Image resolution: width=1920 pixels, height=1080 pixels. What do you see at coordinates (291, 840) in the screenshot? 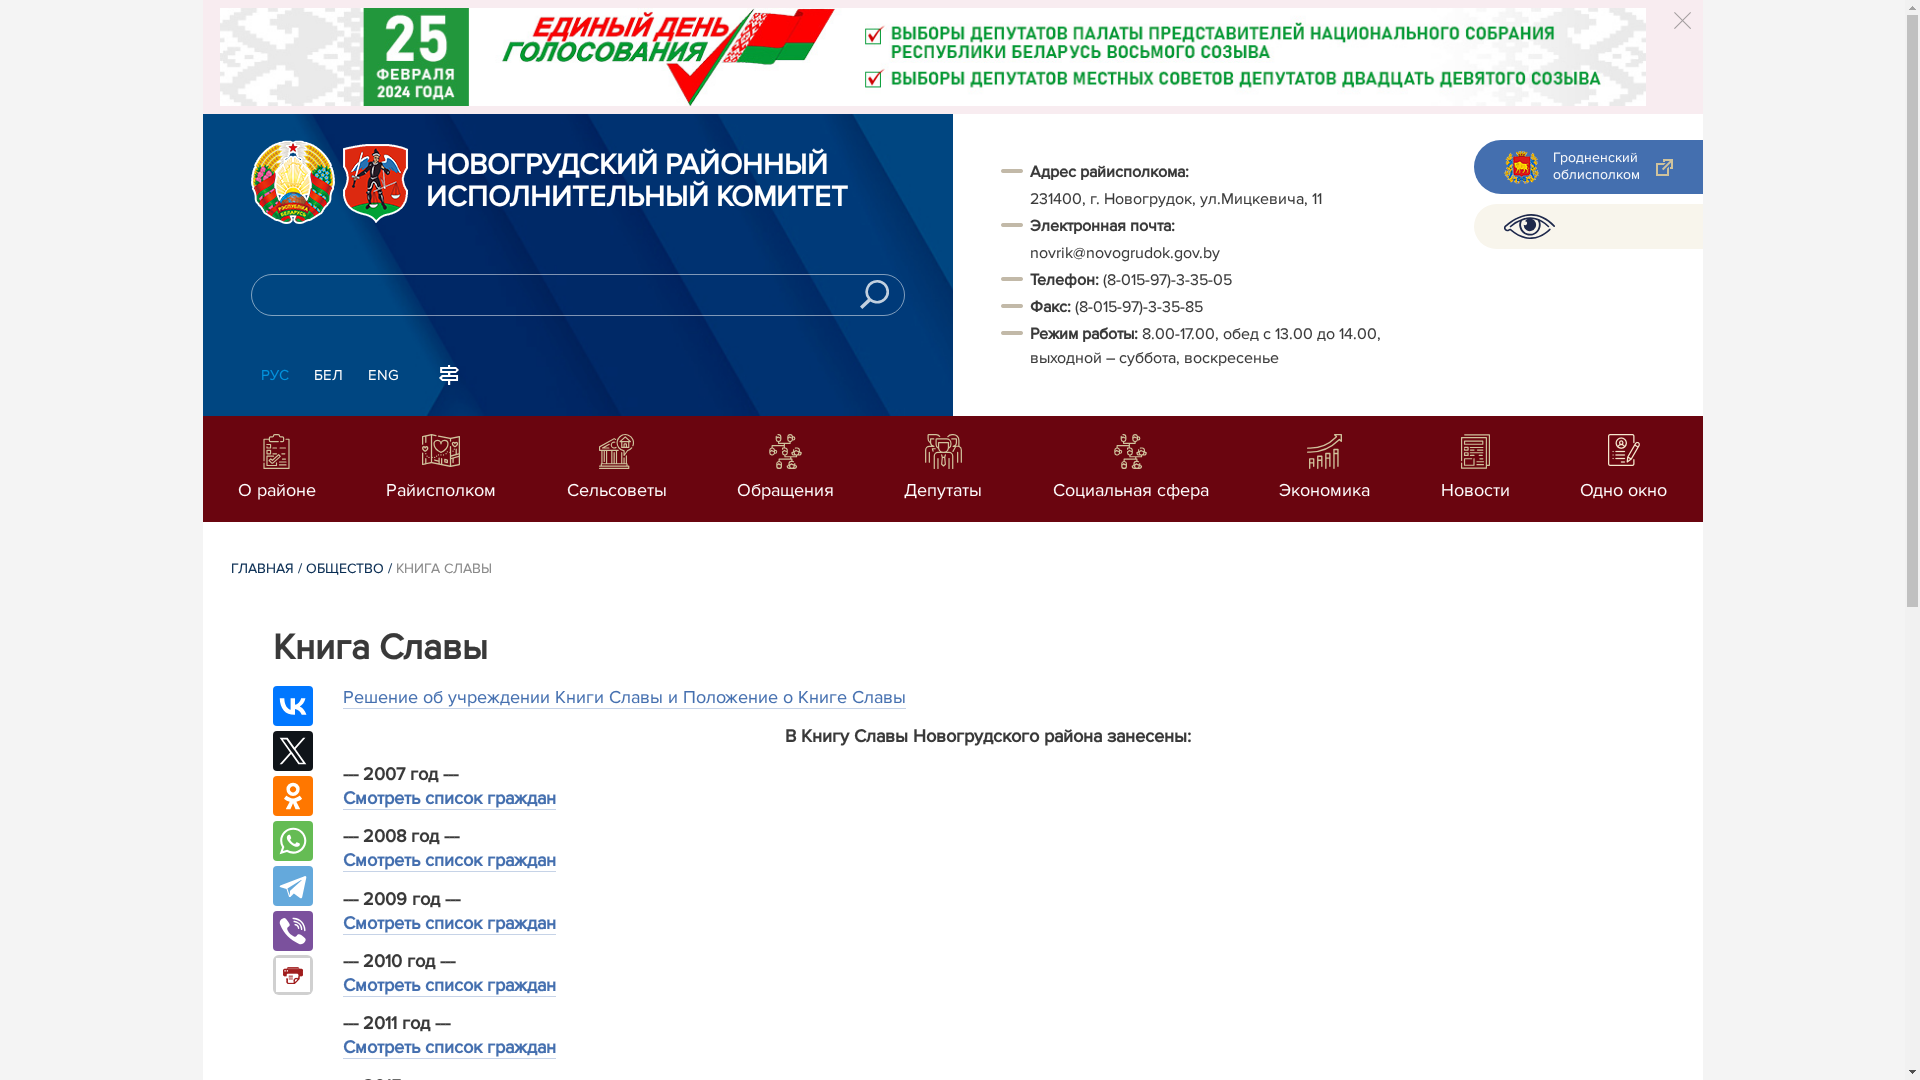
I see `'WhatsApp'` at bounding box center [291, 840].